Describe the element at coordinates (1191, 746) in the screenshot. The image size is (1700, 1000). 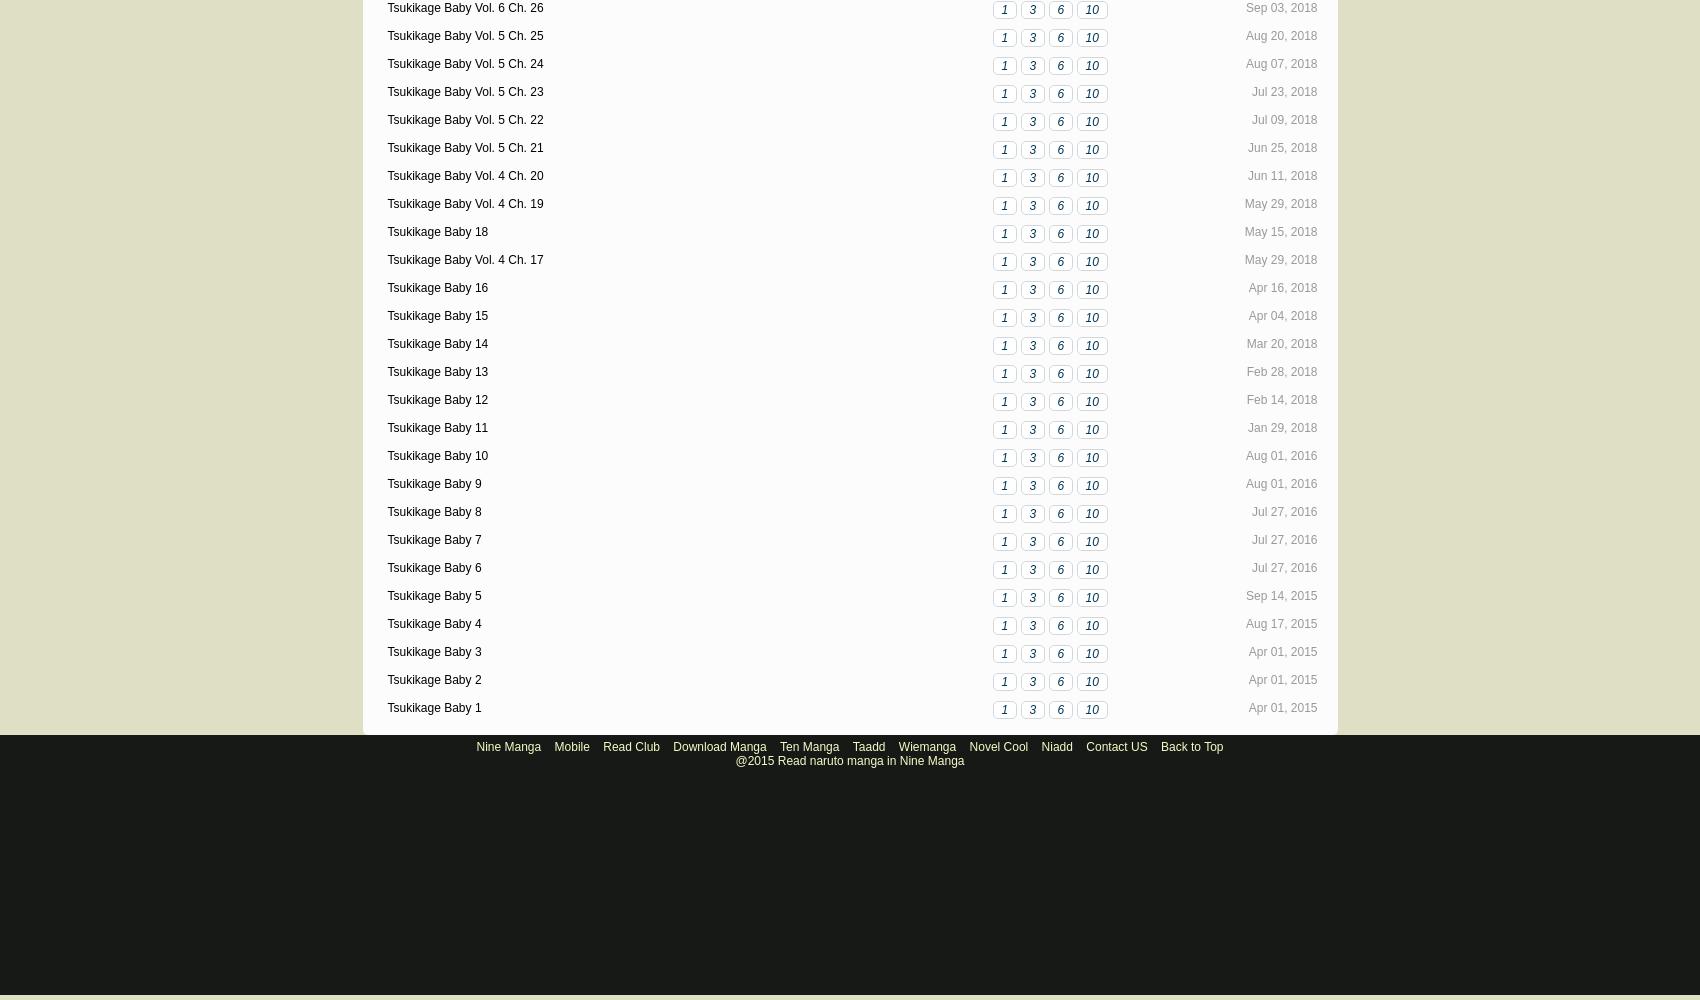
I see `'Back to Top'` at that location.